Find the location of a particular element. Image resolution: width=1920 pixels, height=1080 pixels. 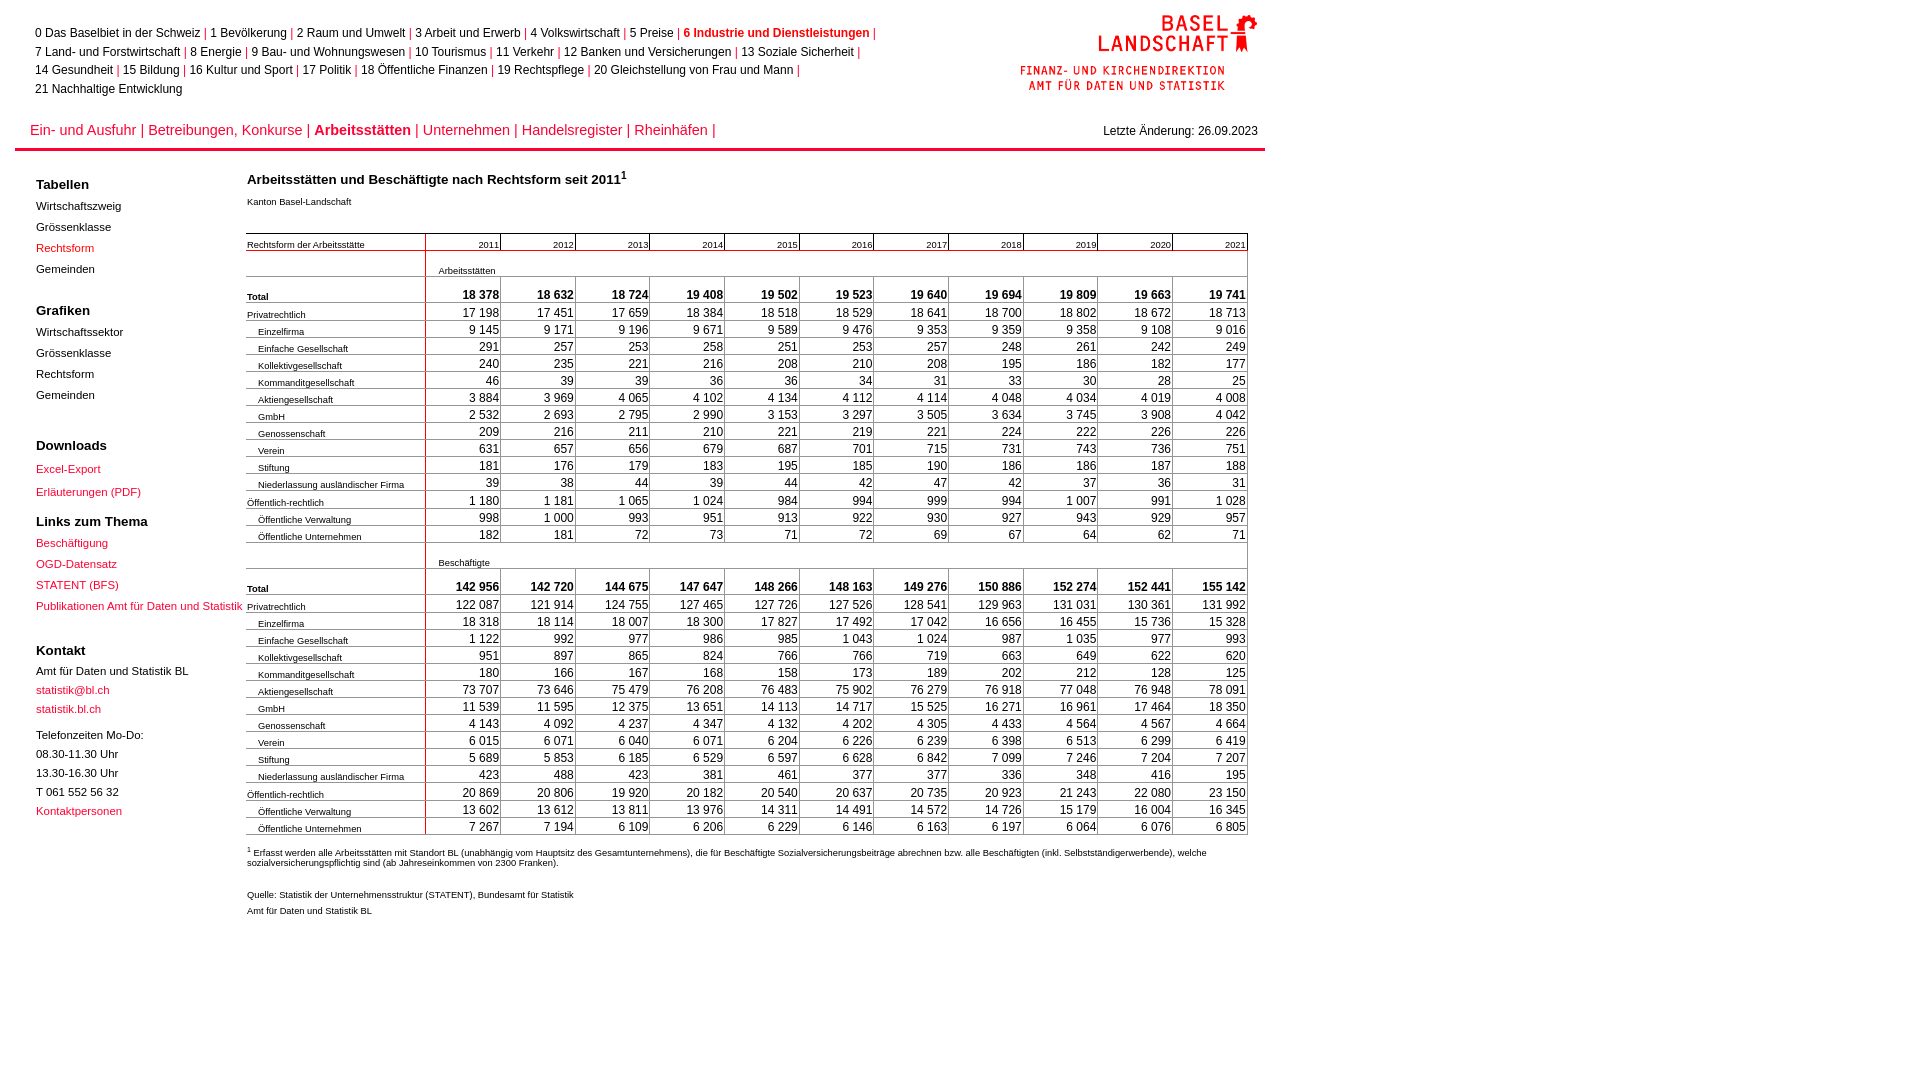

'20 Gleichstellung von Frau und Mann' is located at coordinates (593, 68).